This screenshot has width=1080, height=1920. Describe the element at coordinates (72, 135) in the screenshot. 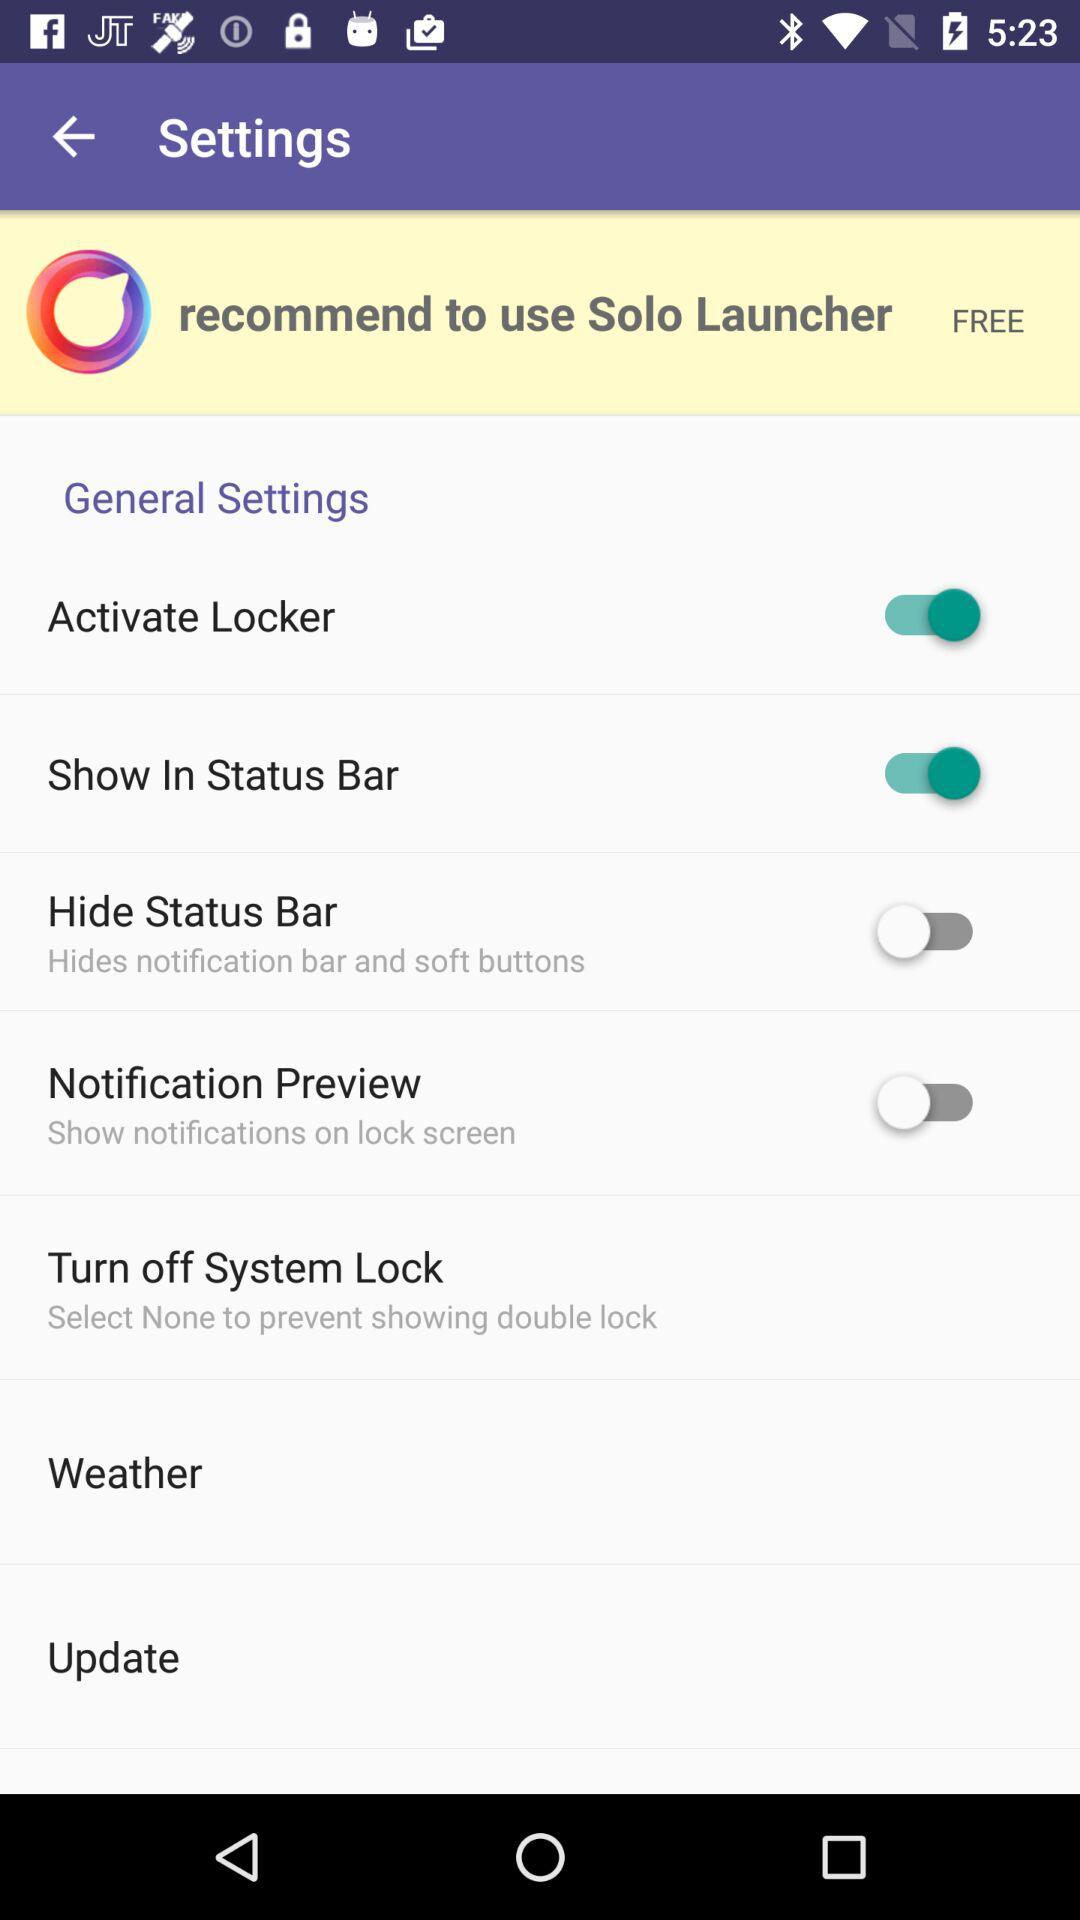

I see `the icon next to settings icon` at that location.